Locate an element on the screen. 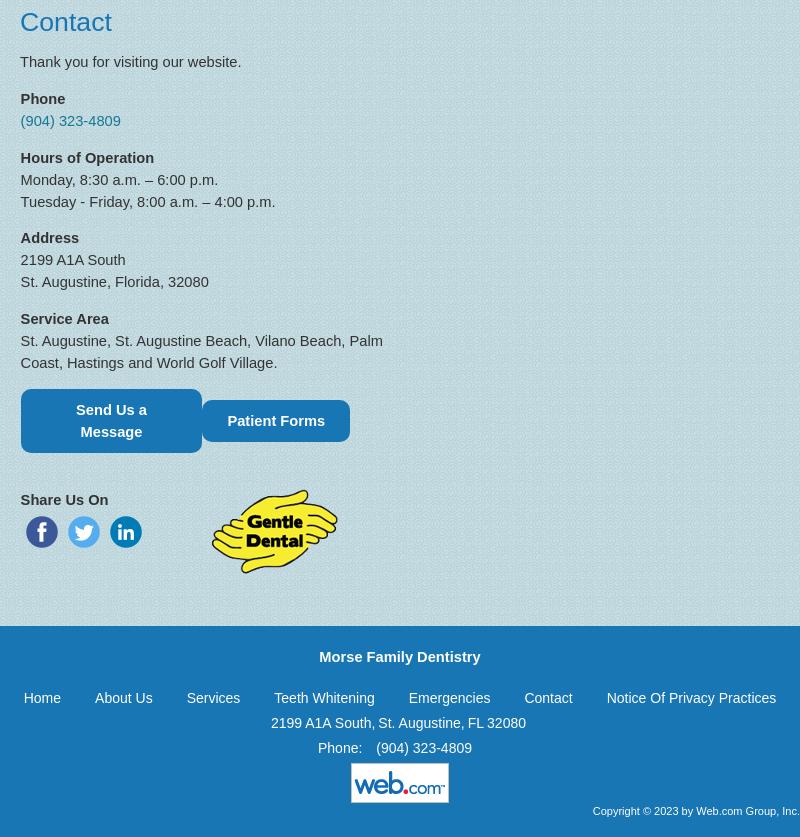 The height and width of the screenshot is (837, 800). 'FL' is located at coordinates (475, 720).